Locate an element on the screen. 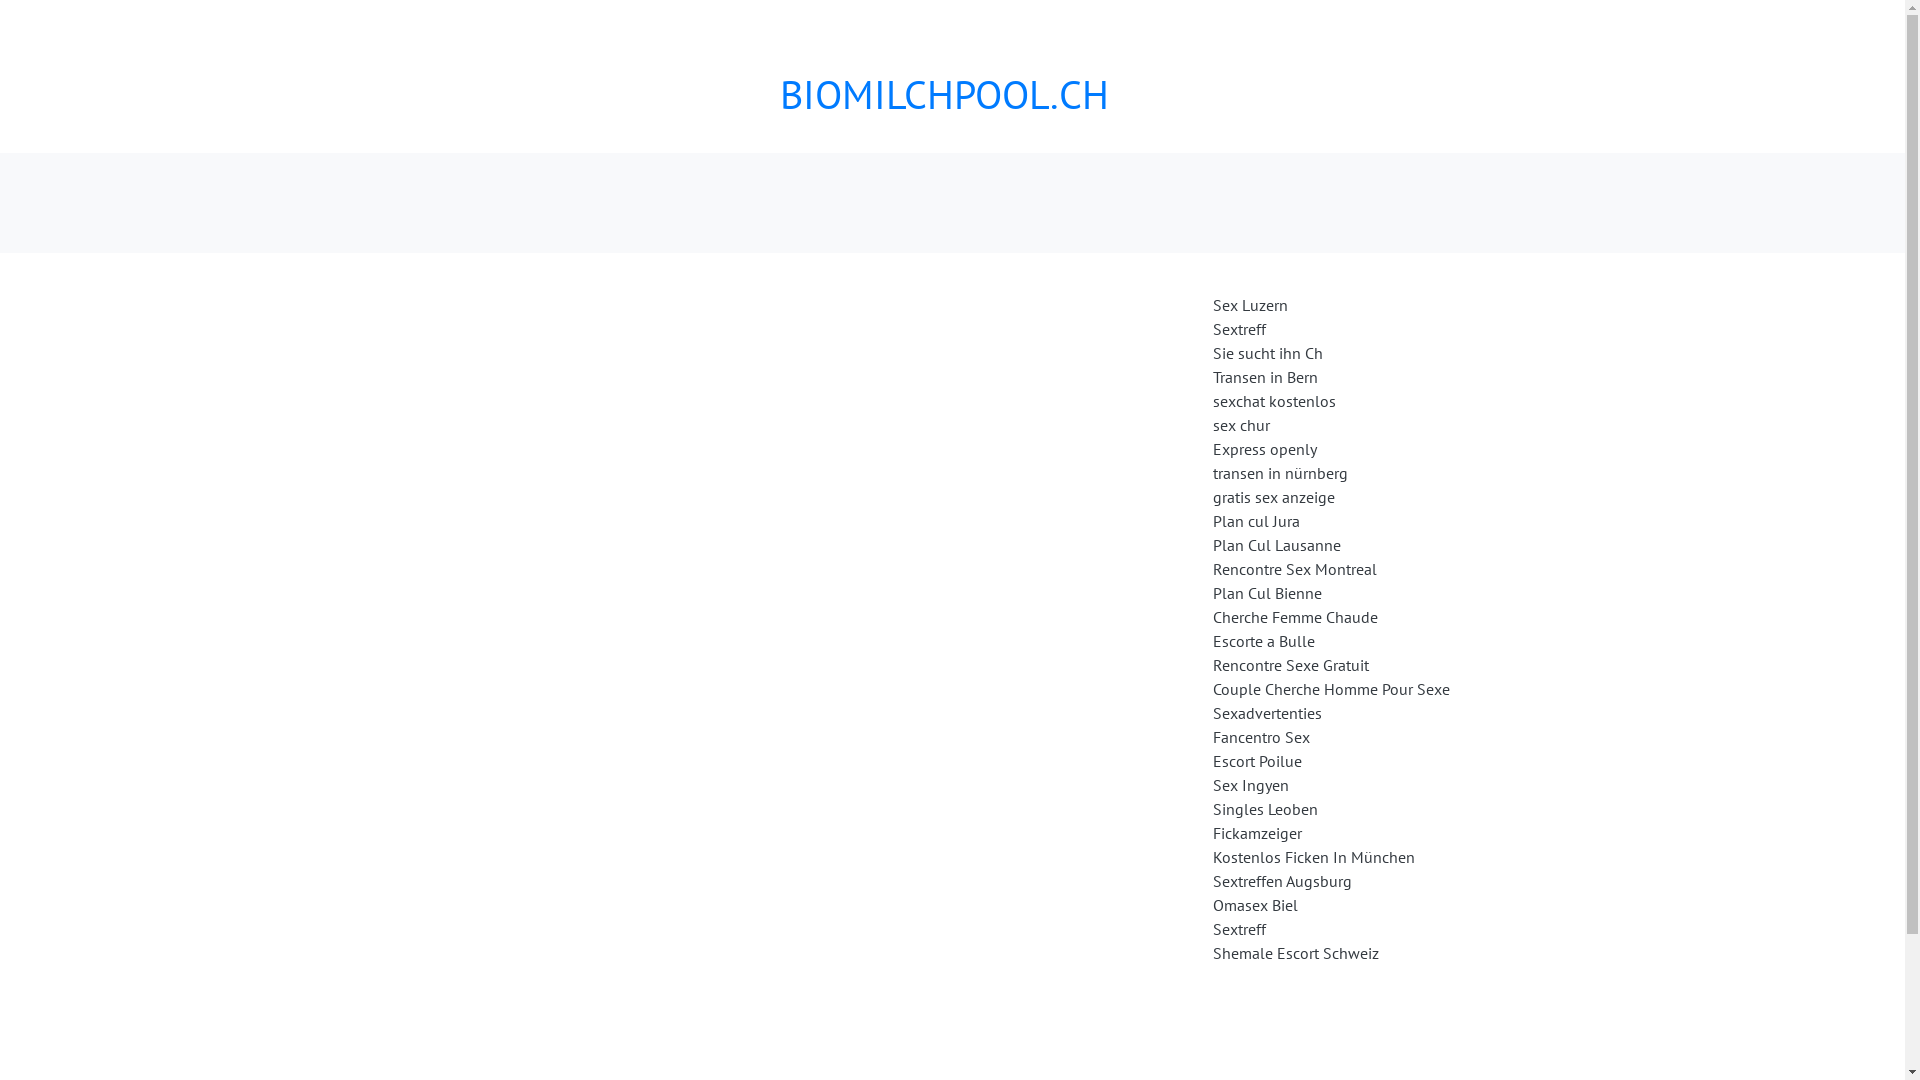  'Sex Ingyen' is located at coordinates (1210, 784).